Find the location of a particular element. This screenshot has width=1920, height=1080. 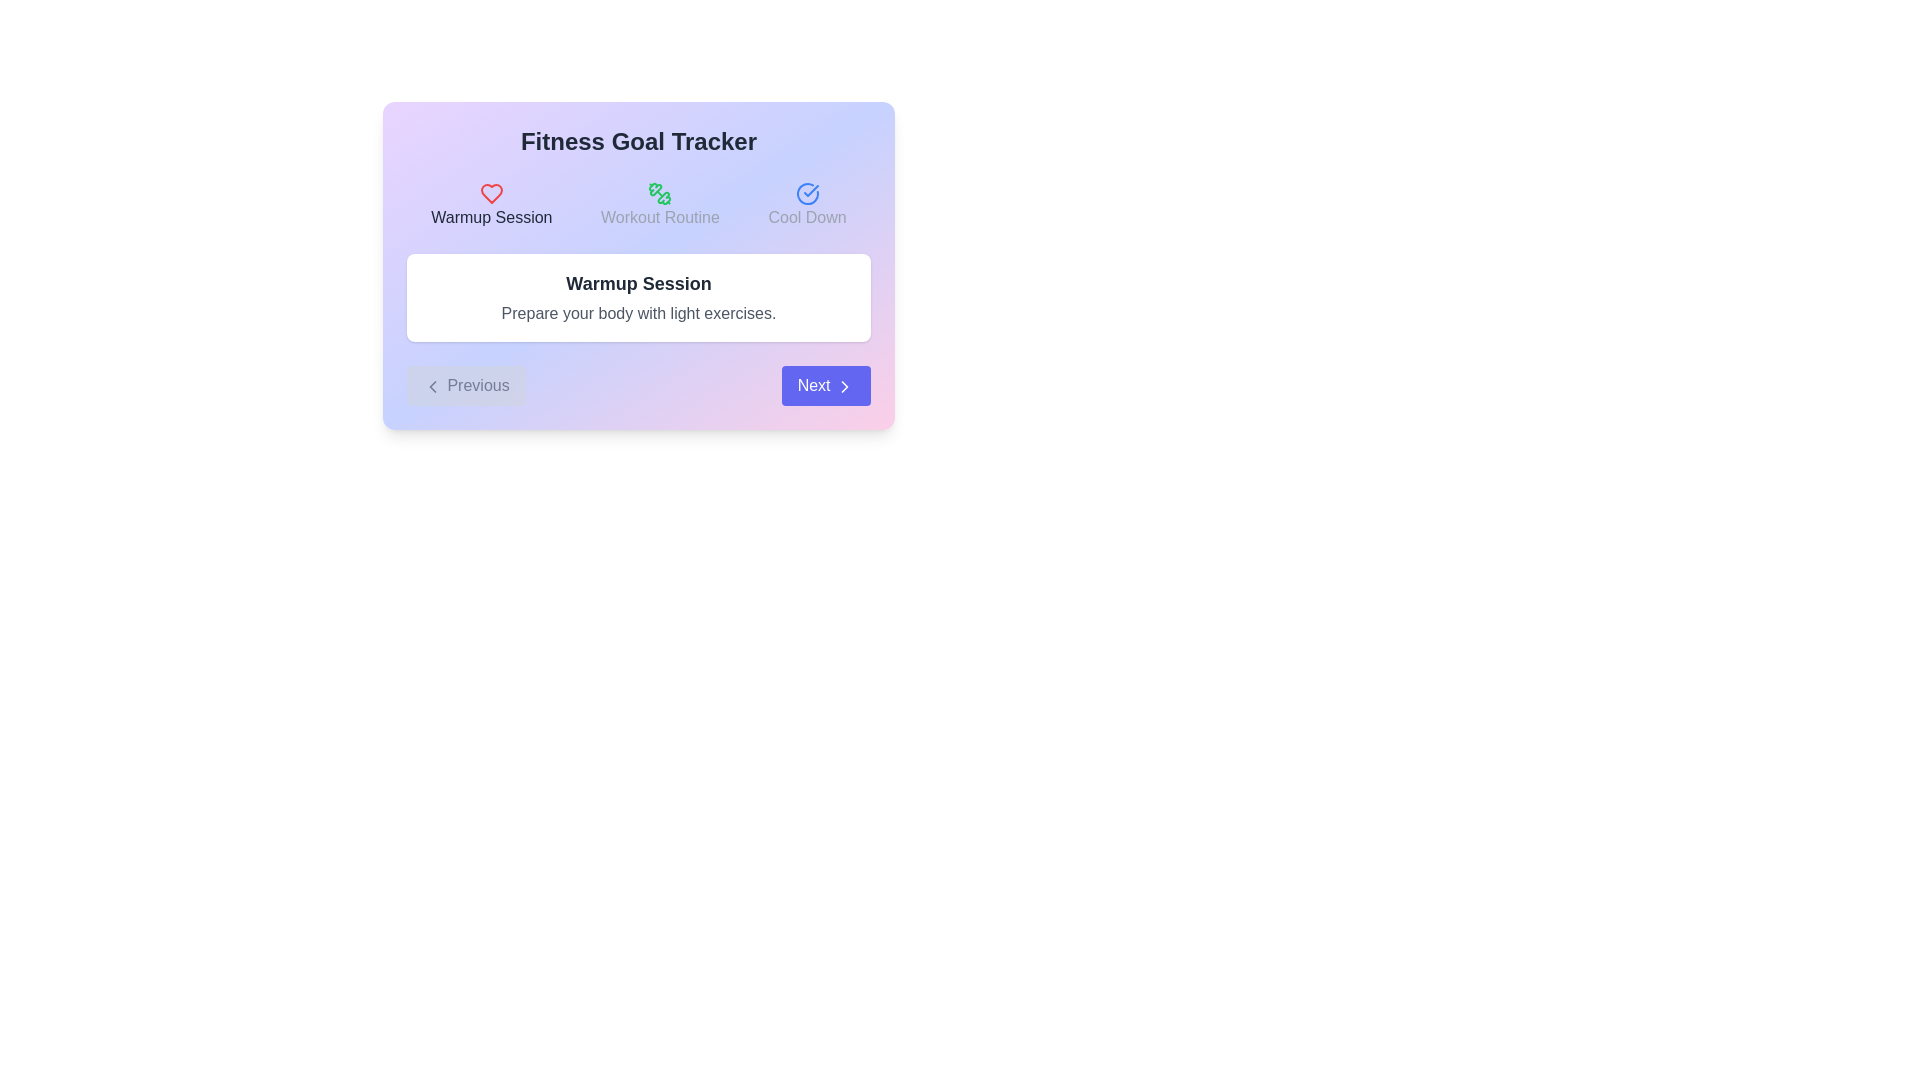

the 'Workout Routine' text label with a decorative icon is located at coordinates (660, 205).